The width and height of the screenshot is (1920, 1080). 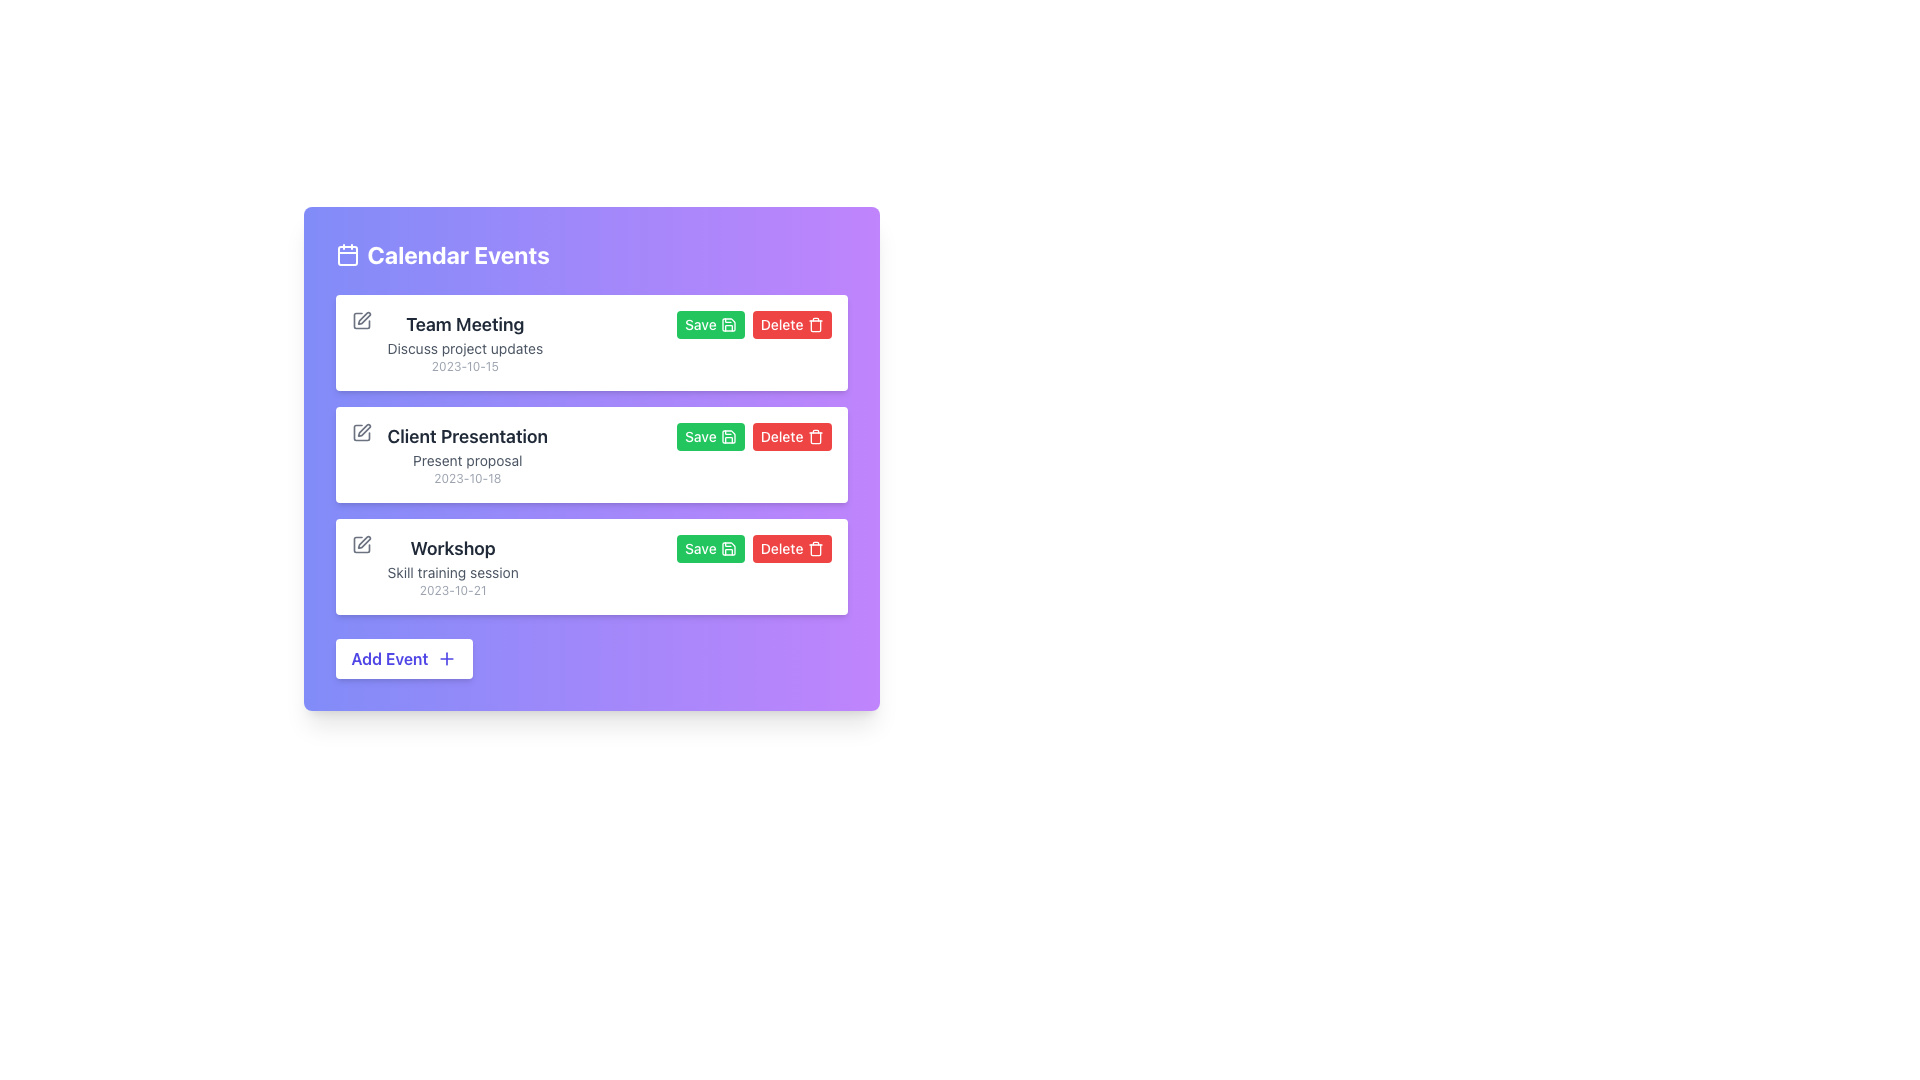 What do you see at coordinates (815, 550) in the screenshot?
I see `the trash bin icon within the delete button of the second 'Client Presentation' event in the calendar events interface for accessibility` at bounding box center [815, 550].